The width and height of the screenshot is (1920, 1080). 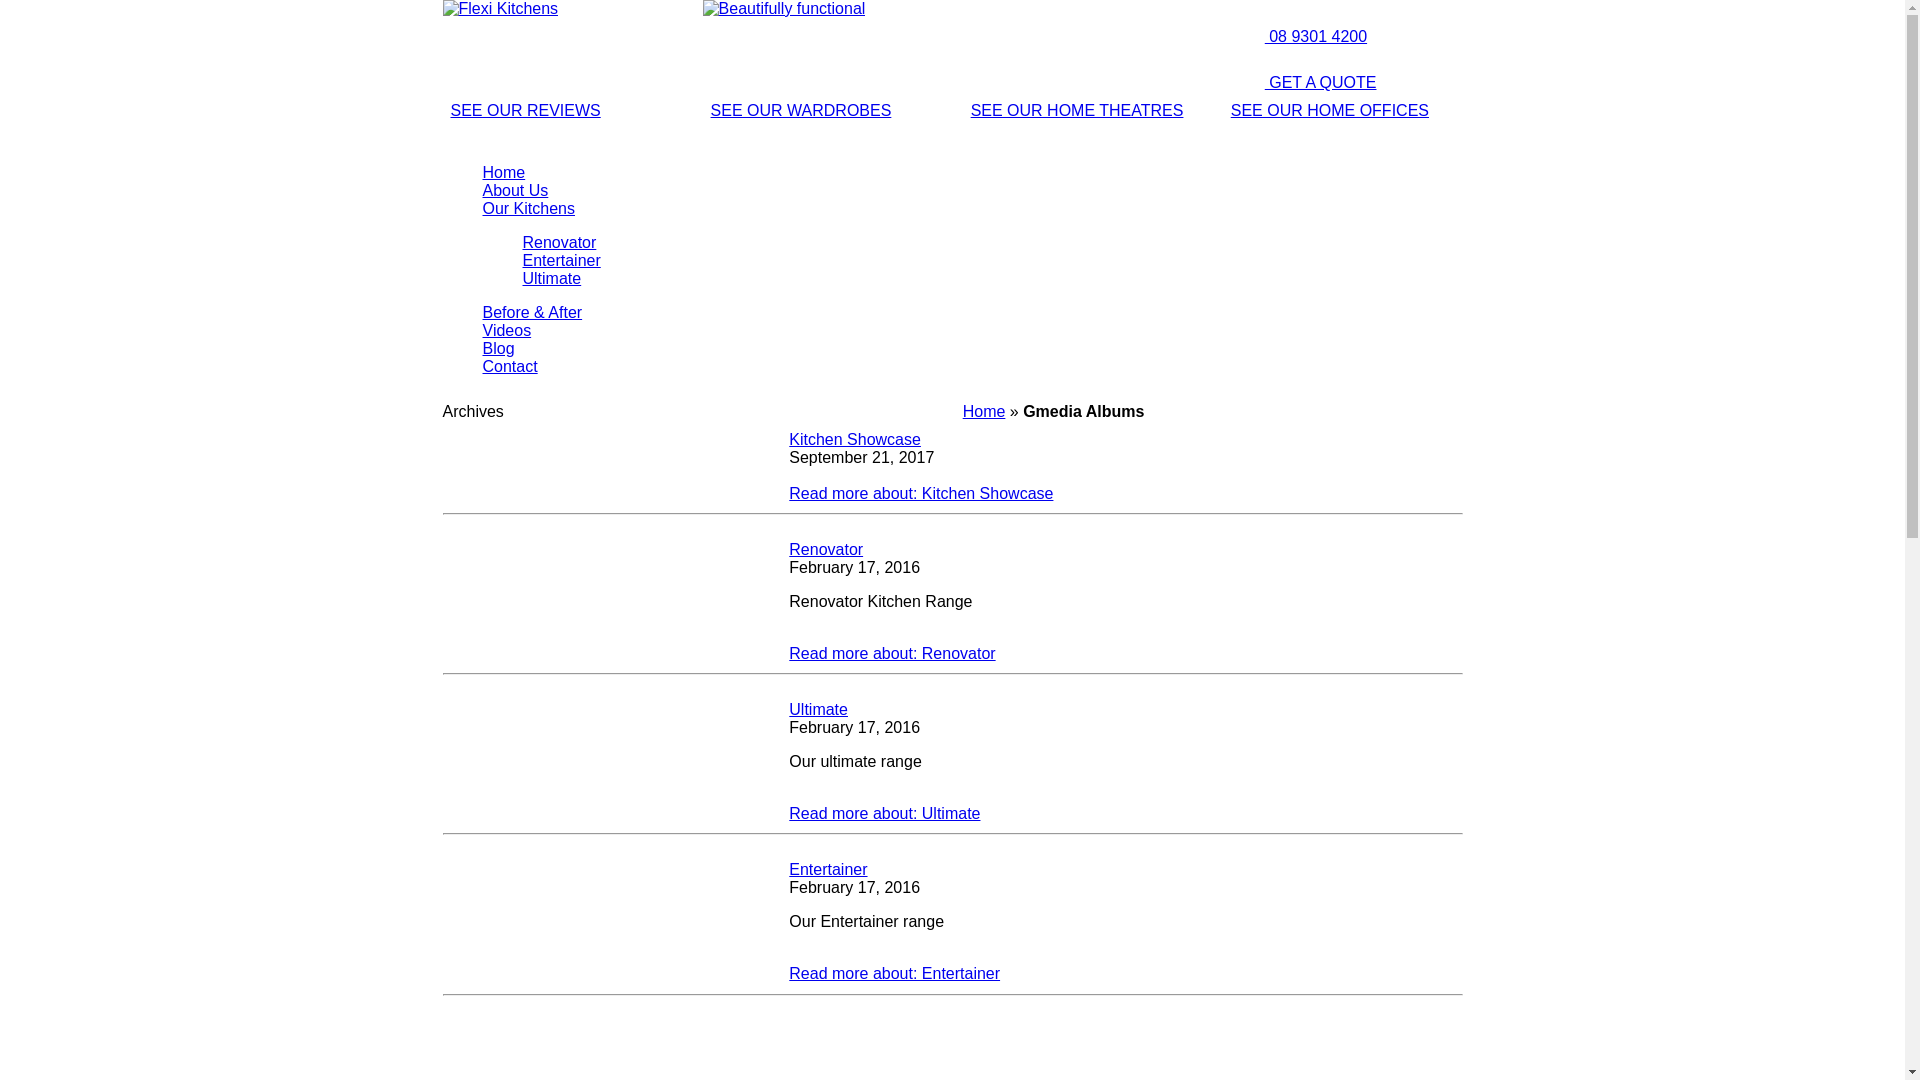 I want to click on 'Our Kitchens', so click(x=528, y=208).